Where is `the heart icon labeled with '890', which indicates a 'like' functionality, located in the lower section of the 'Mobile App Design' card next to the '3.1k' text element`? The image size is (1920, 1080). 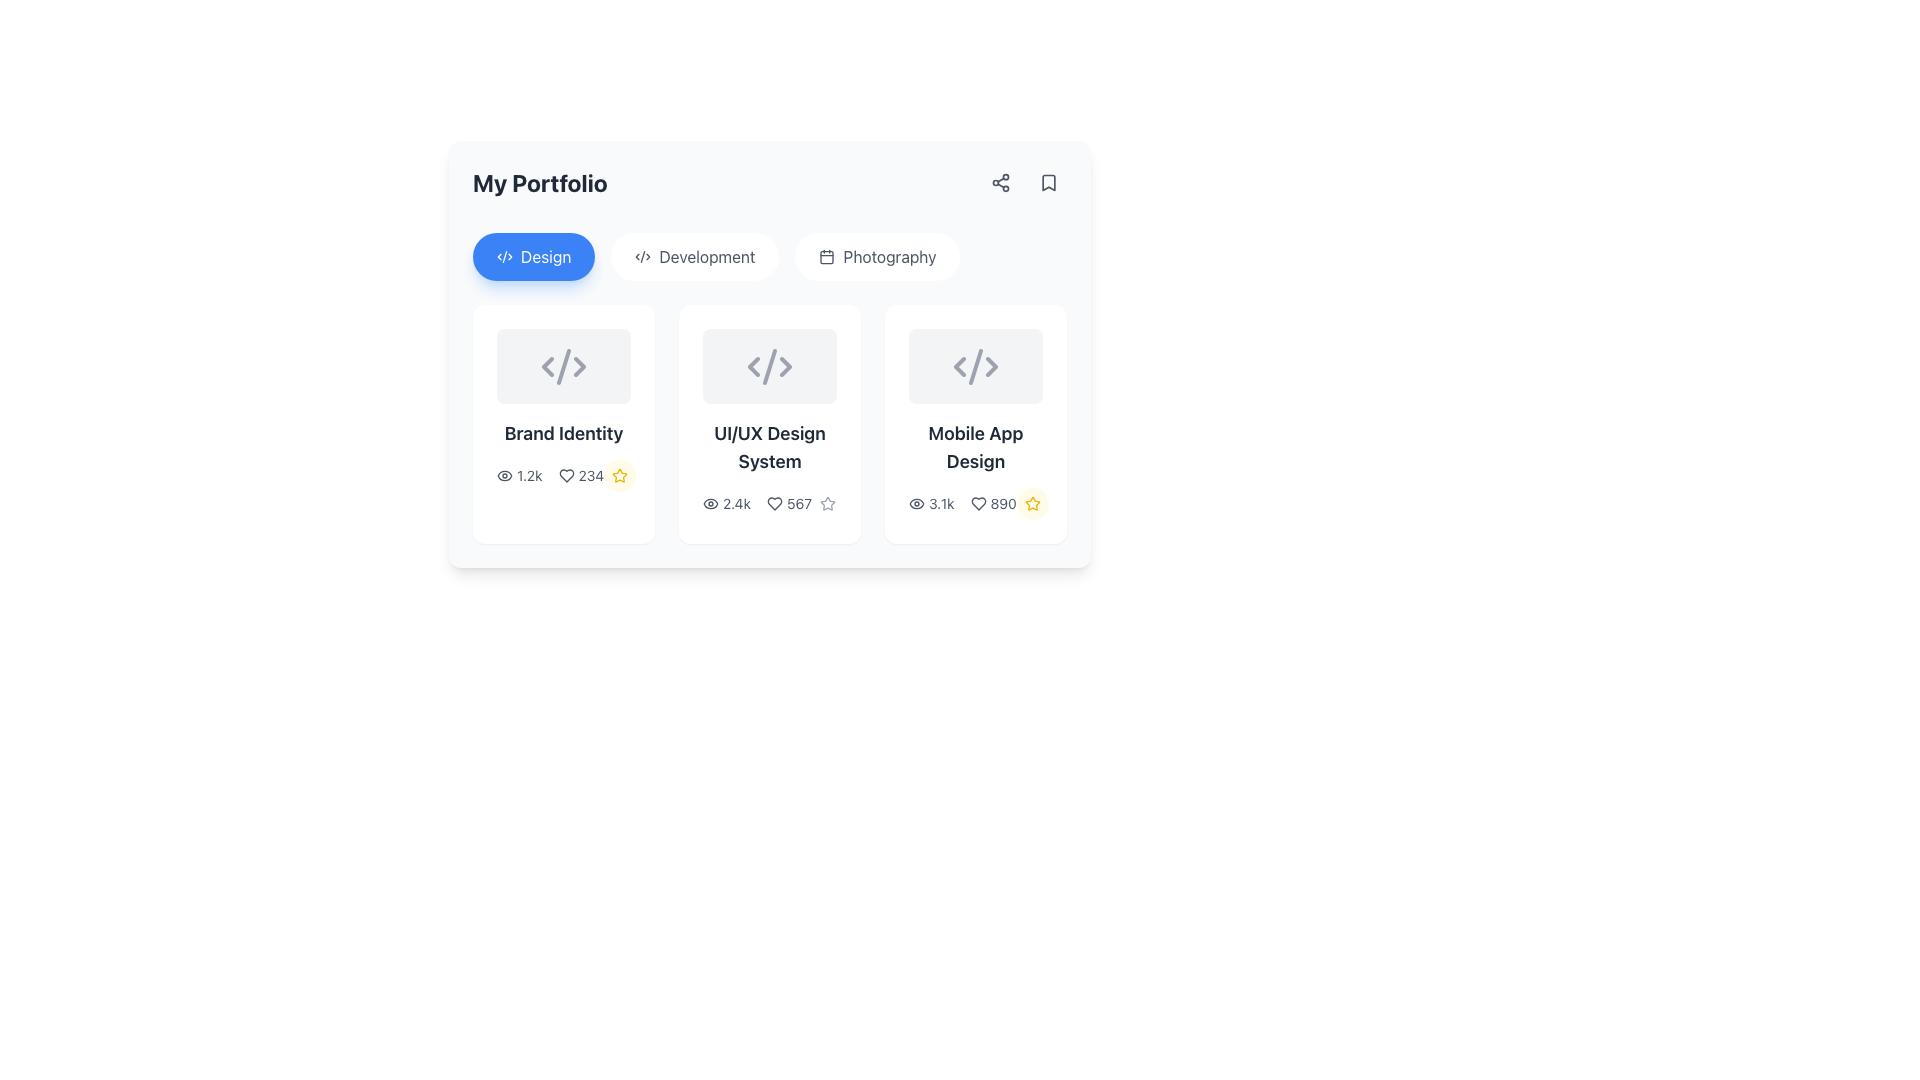 the heart icon labeled with '890', which indicates a 'like' functionality, located in the lower section of the 'Mobile App Design' card next to the '3.1k' text element is located at coordinates (993, 503).